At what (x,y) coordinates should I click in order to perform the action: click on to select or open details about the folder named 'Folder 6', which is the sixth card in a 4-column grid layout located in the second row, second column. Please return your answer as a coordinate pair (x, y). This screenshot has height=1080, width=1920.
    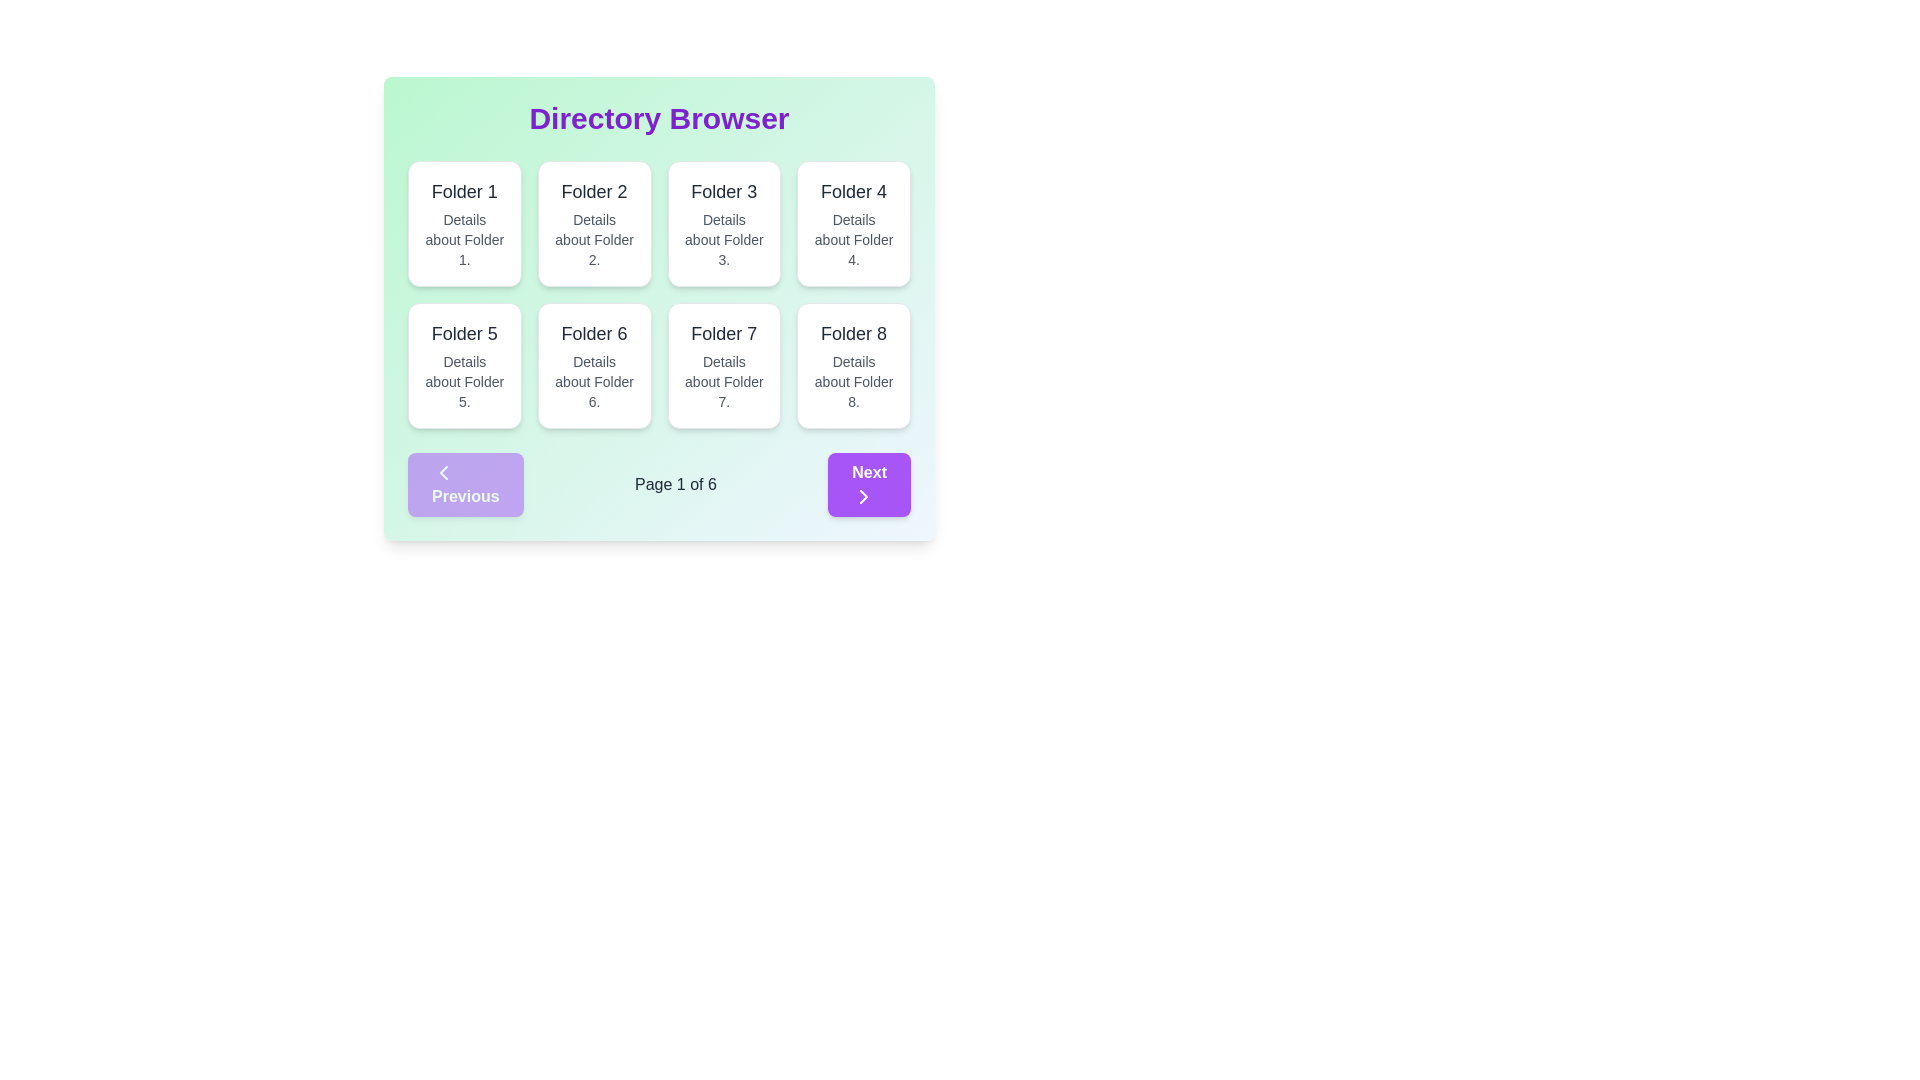
    Looking at the image, I should click on (593, 366).